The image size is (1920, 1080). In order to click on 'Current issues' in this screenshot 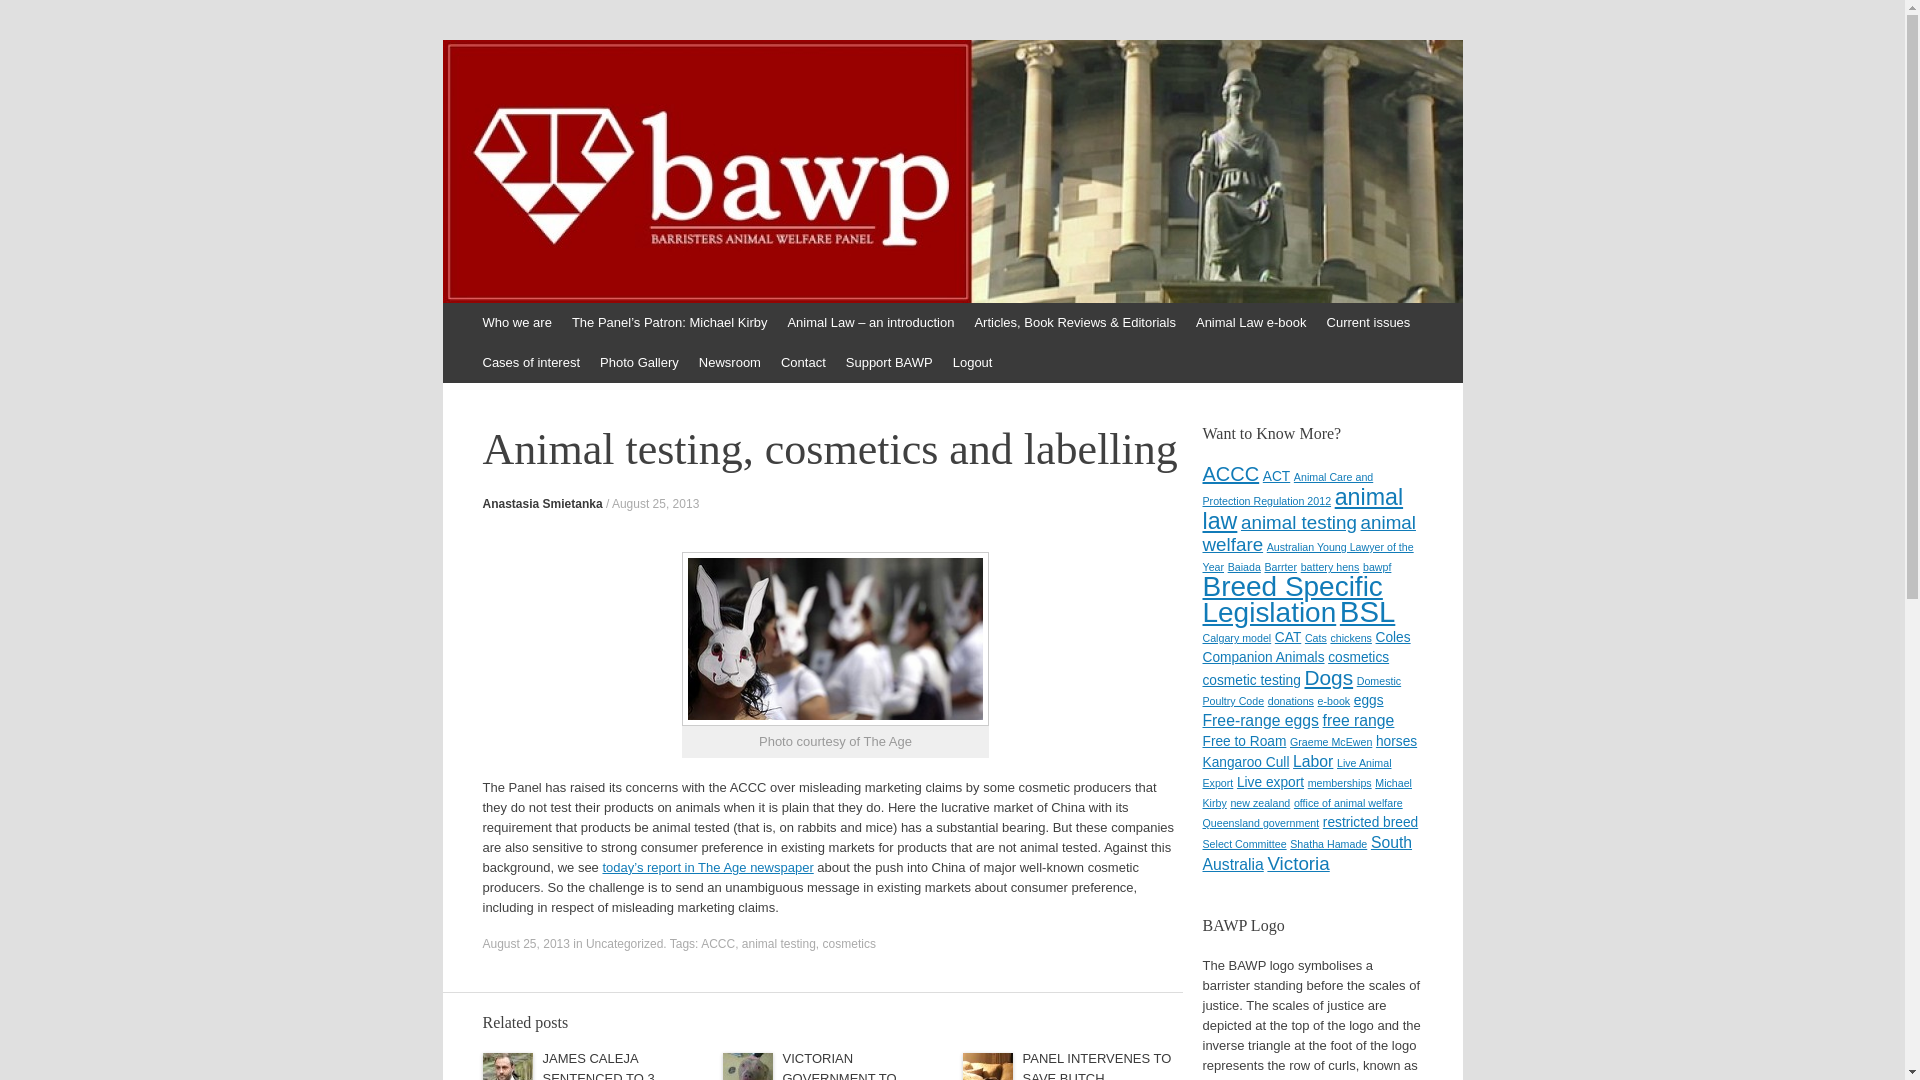, I will do `click(1367, 322)`.